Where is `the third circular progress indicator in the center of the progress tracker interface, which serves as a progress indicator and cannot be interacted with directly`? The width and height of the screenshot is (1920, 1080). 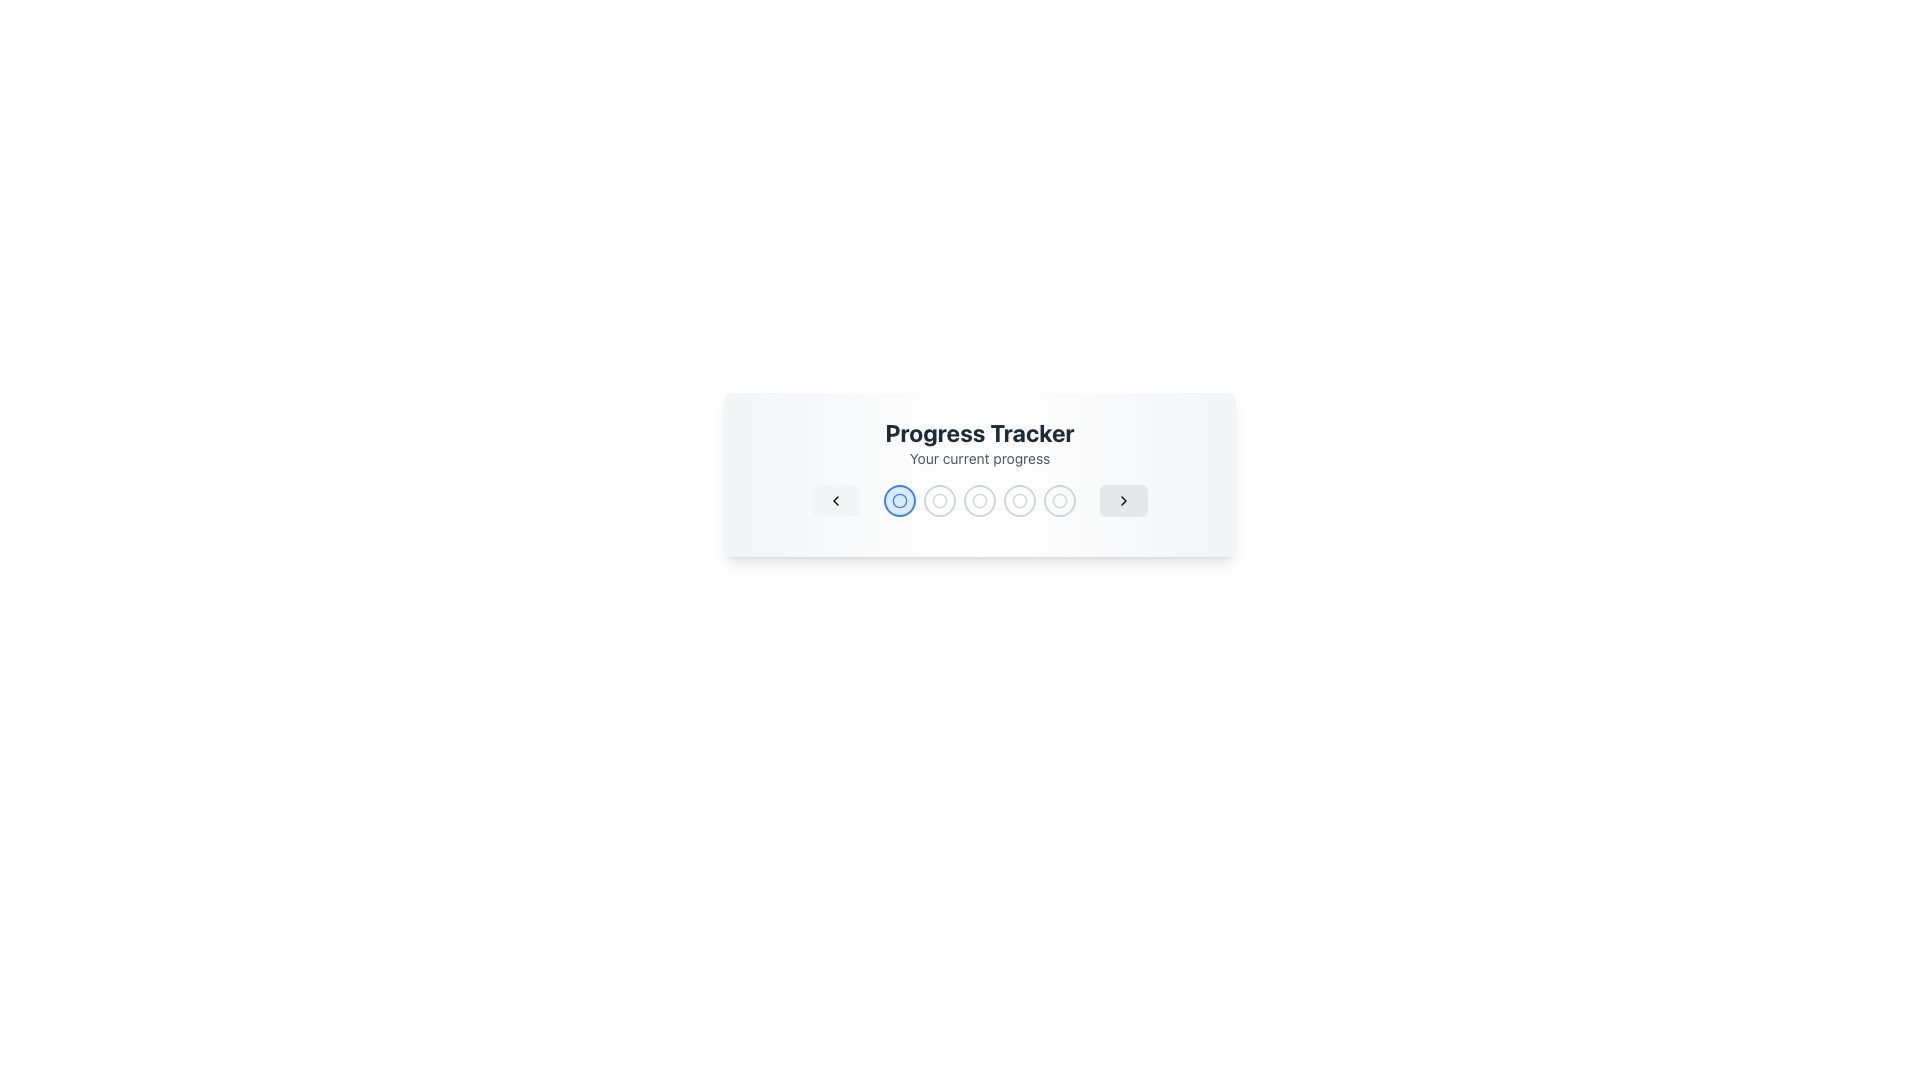 the third circular progress indicator in the center of the progress tracker interface, which serves as a progress indicator and cannot be interacted with directly is located at coordinates (1019, 500).